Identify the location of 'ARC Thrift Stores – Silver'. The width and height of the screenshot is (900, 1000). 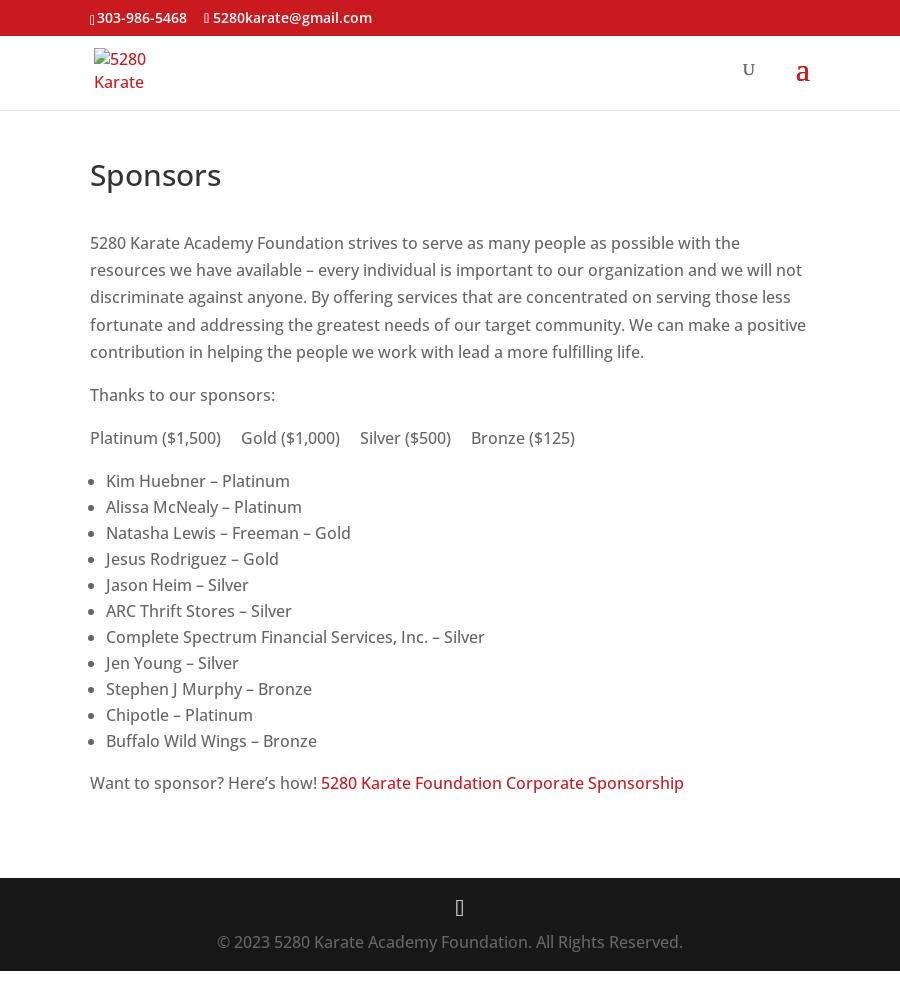
(198, 610).